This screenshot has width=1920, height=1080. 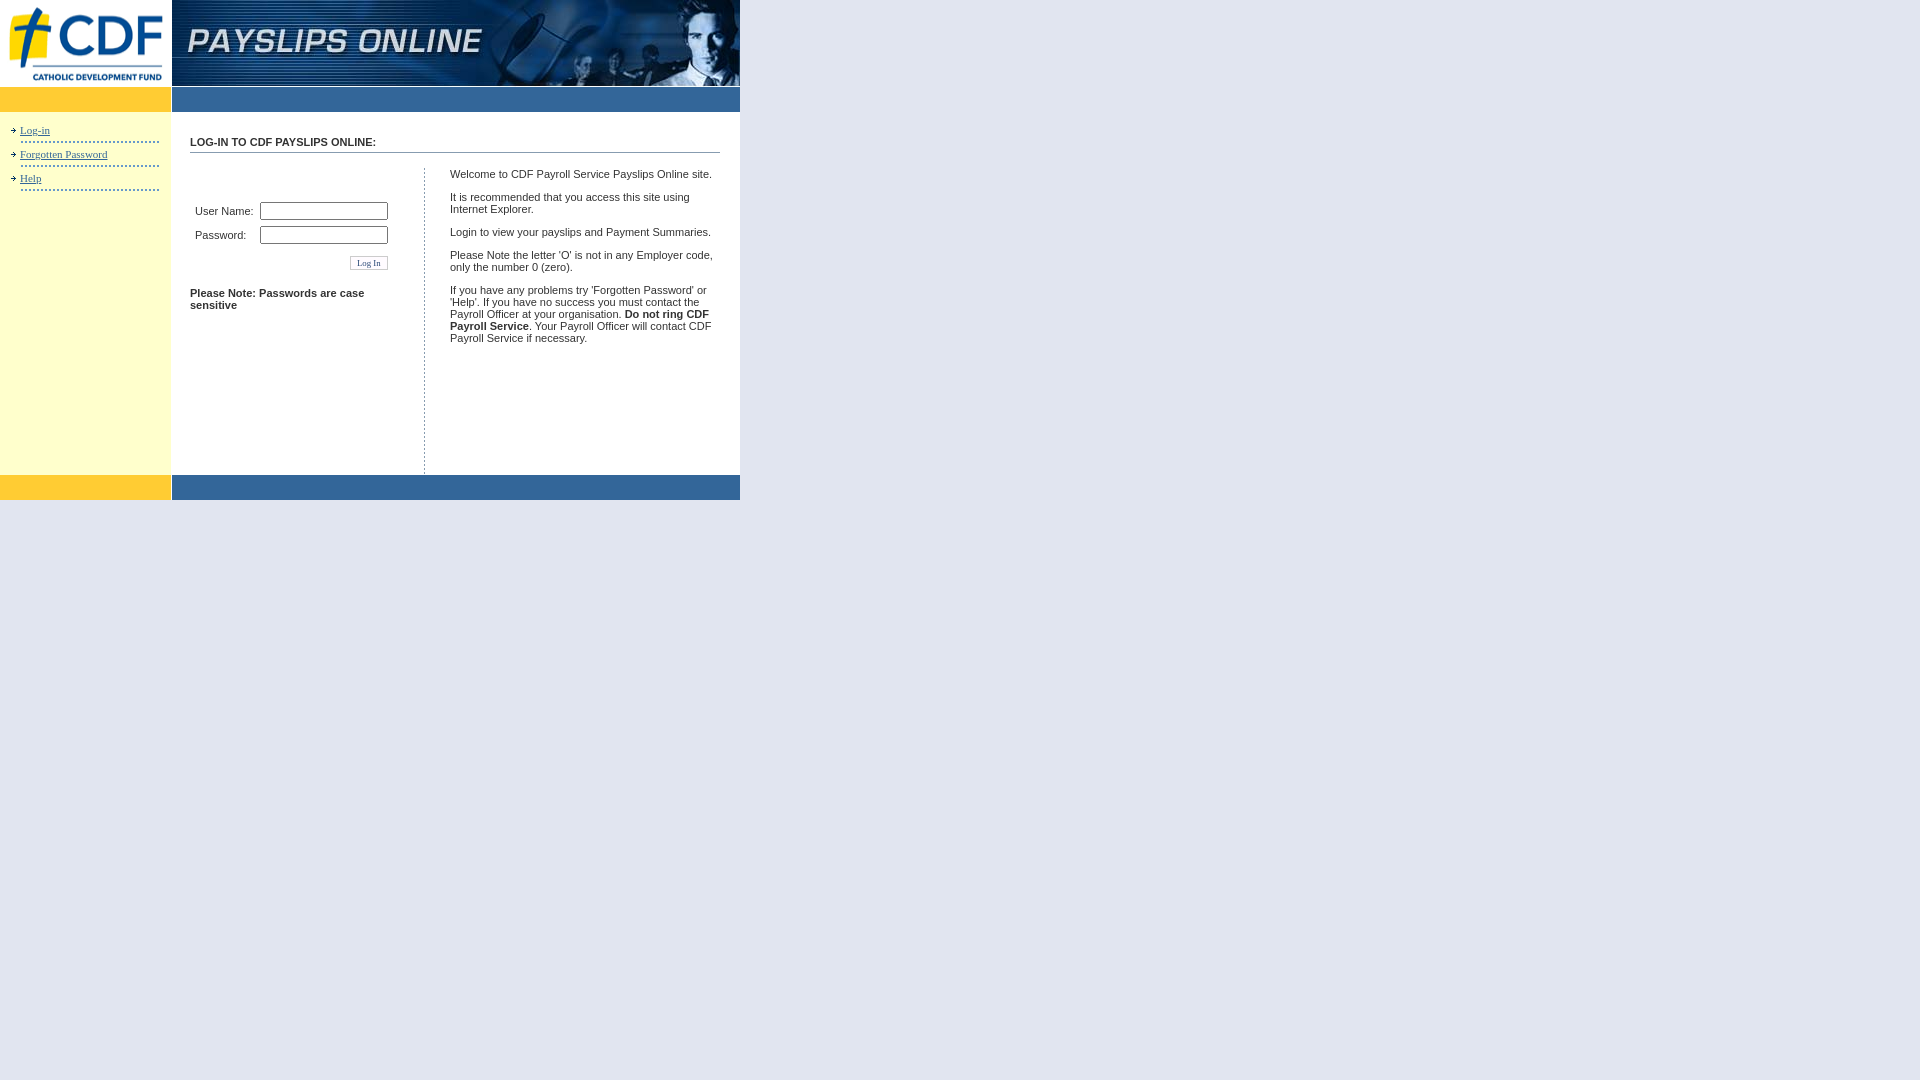 I want to click on 'Forgotten Password', so click(x=63, y=153).